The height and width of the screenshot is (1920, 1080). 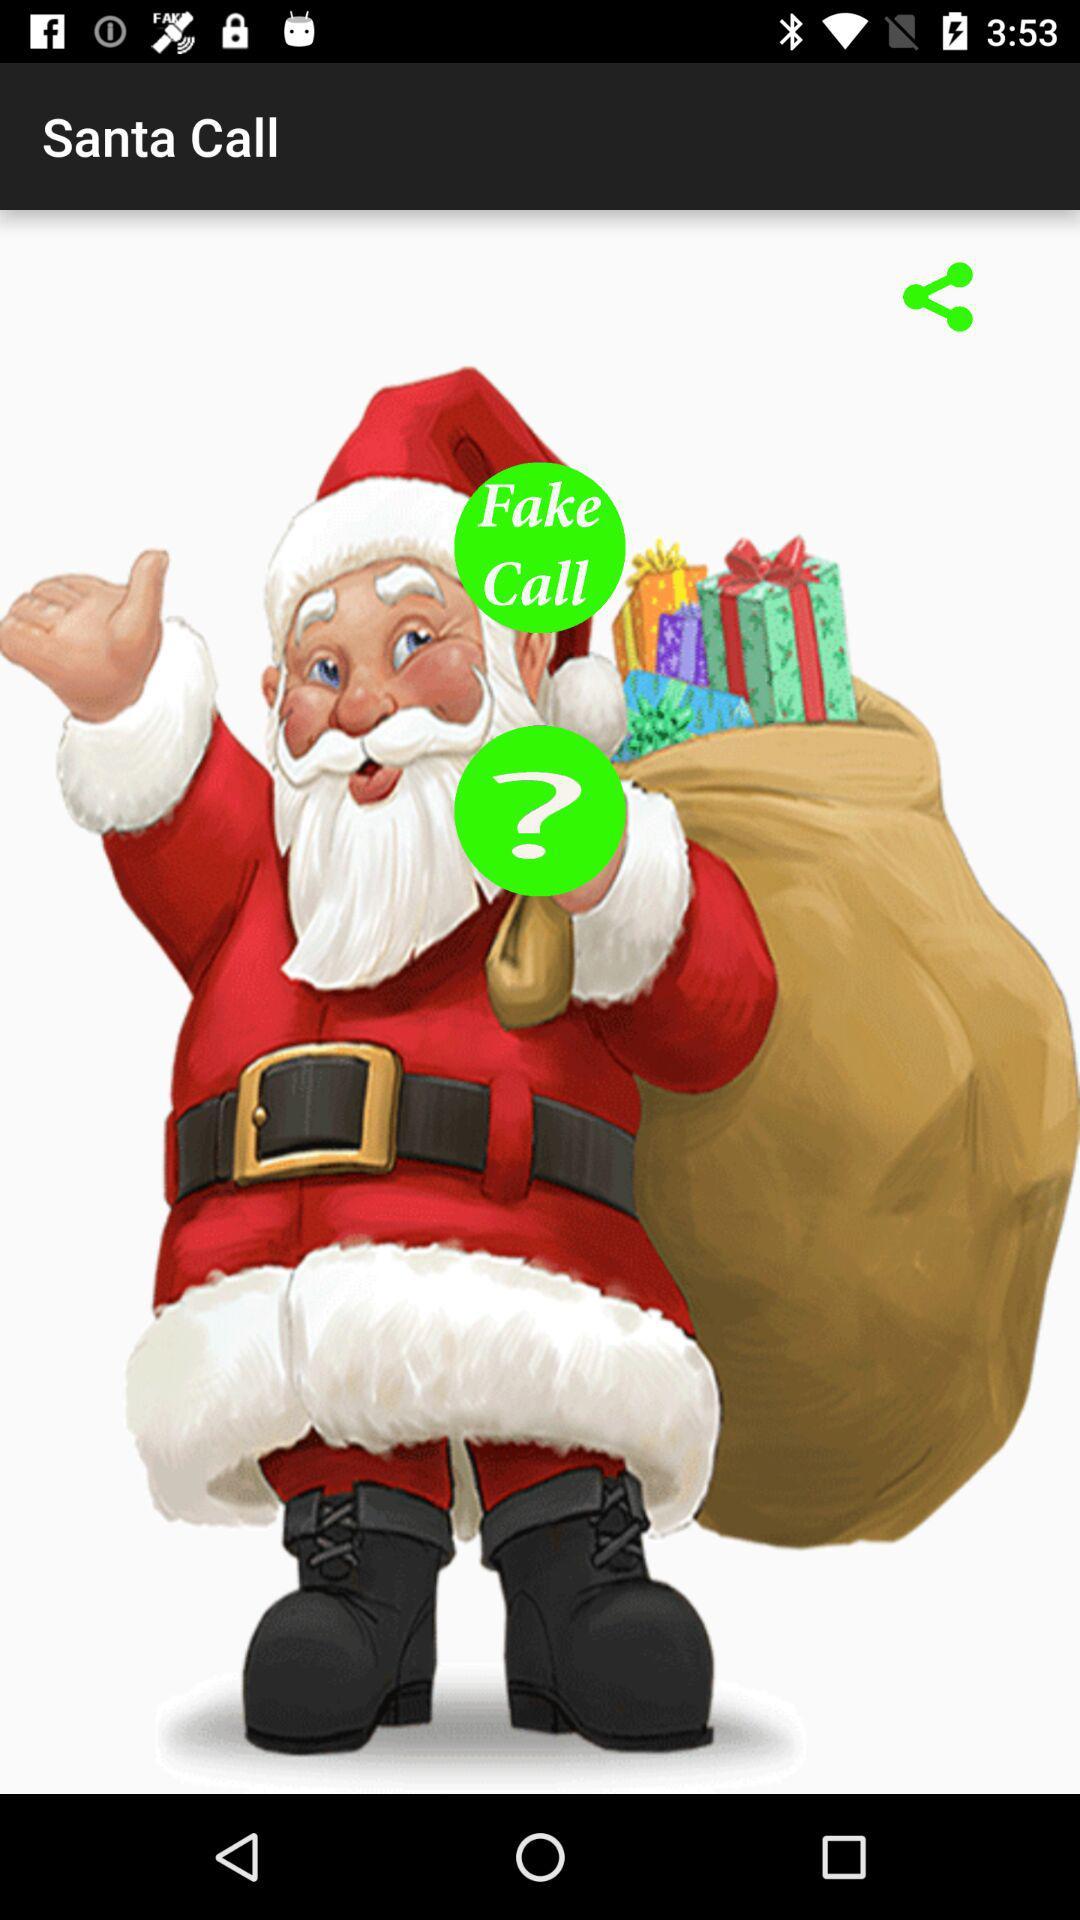 I want to click on menu paga, so click(x=938, y=298).